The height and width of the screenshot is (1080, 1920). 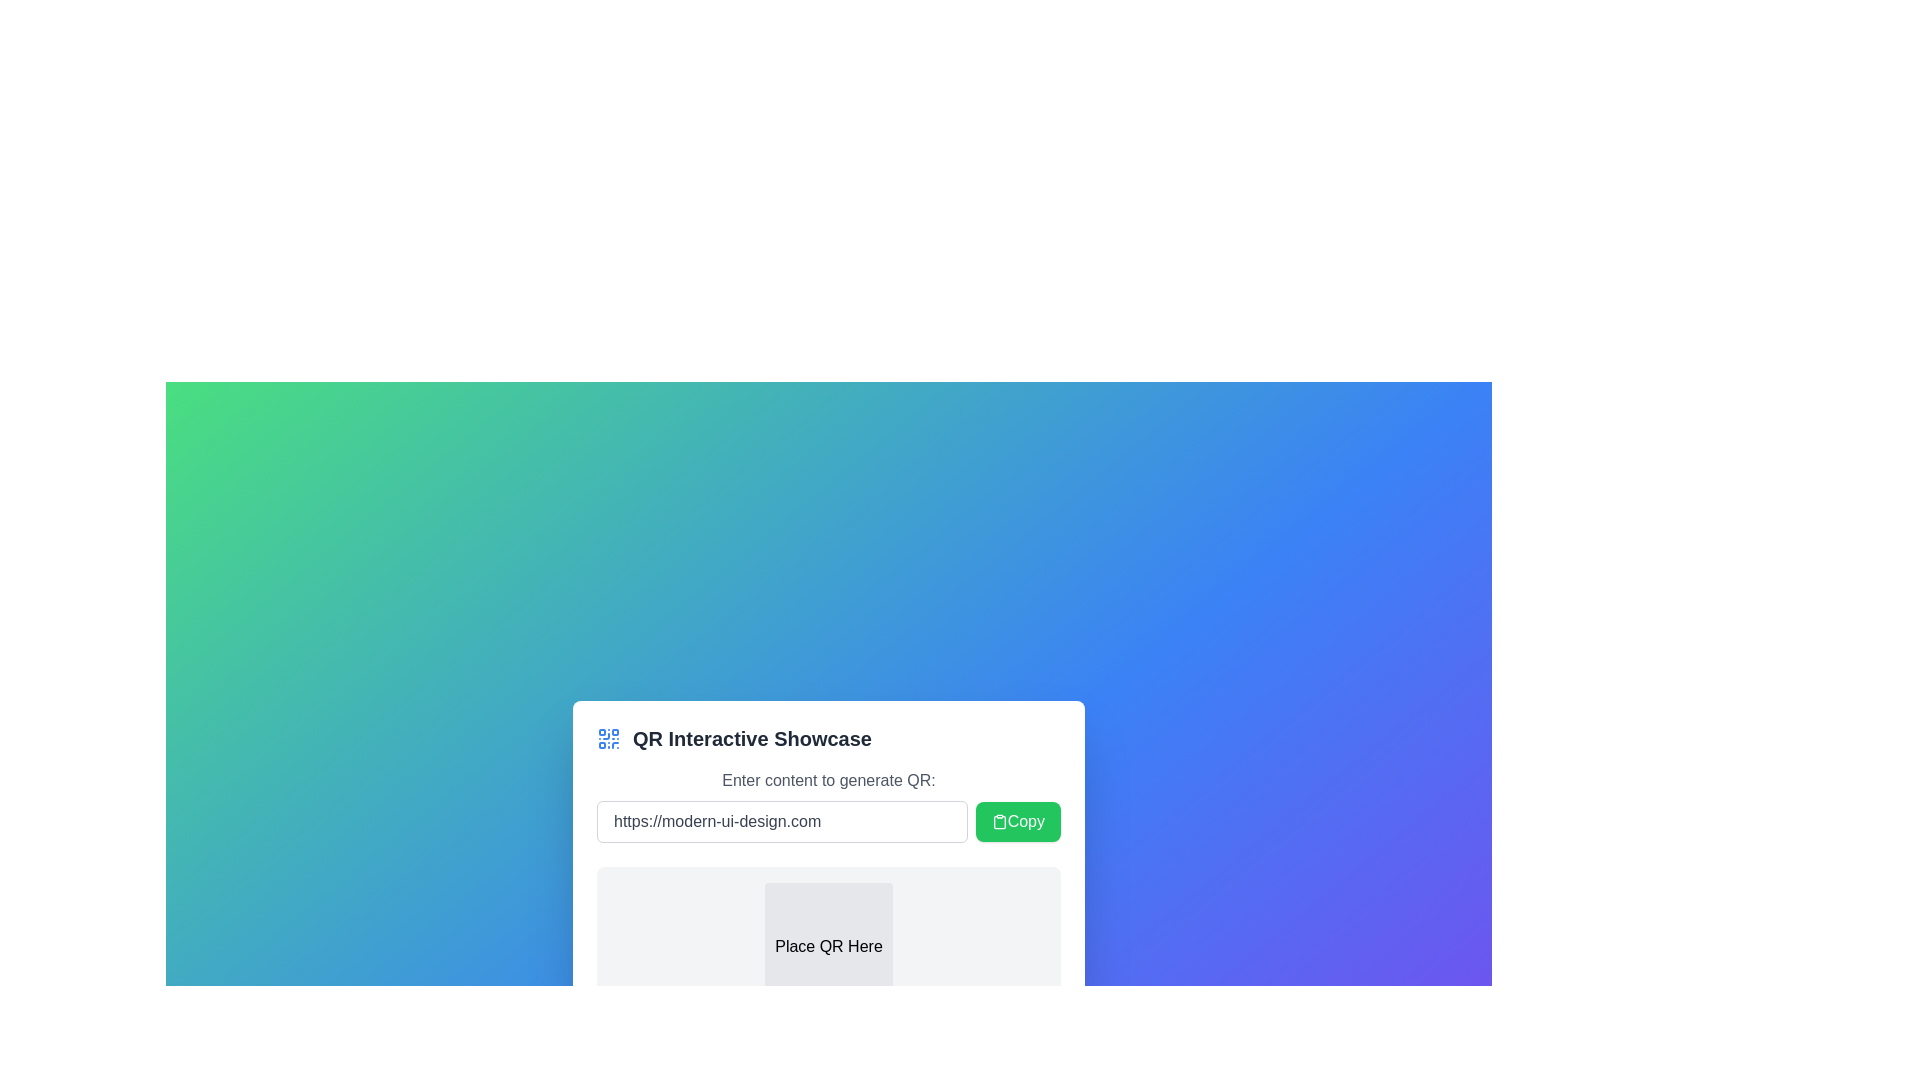 I want to click on the text label for the QR code interactivity card, so click(x=829, y=739).